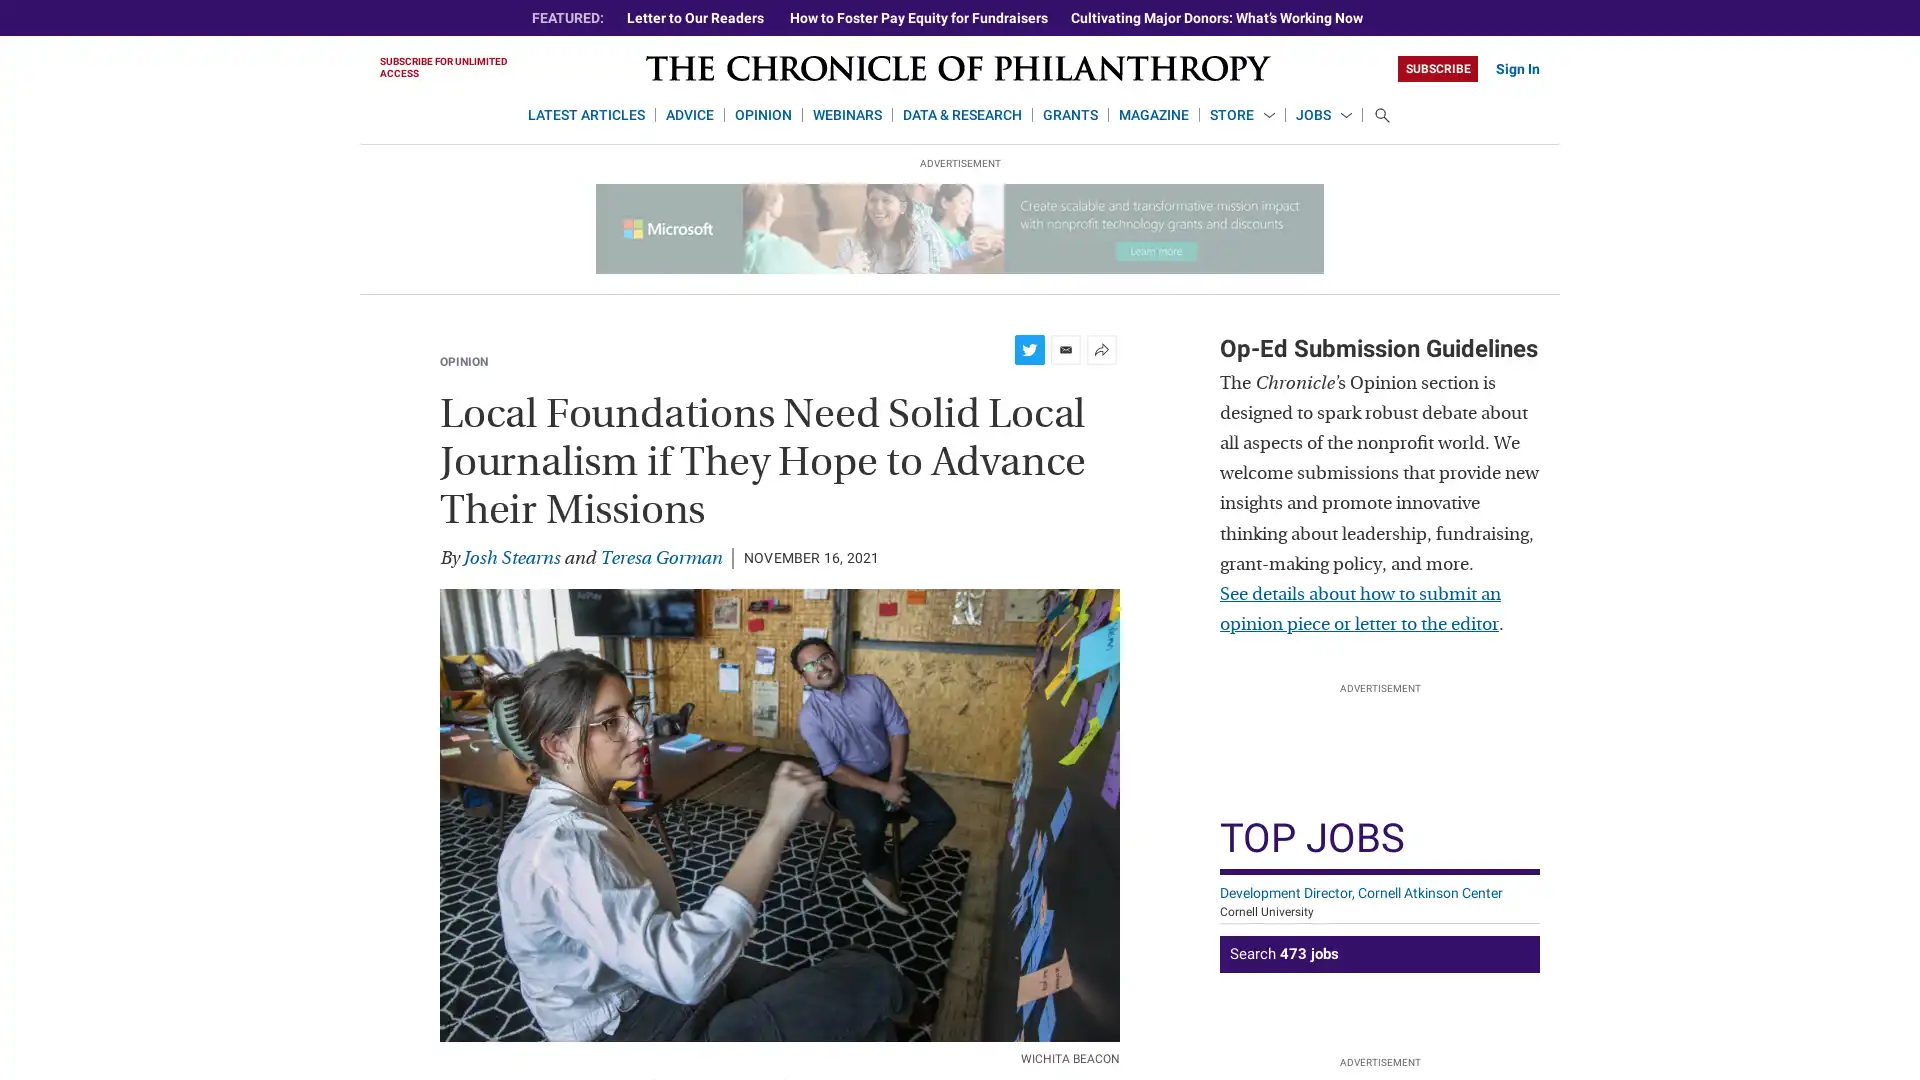  I want to click on Open Sub Navigation, so click(1345, 116).